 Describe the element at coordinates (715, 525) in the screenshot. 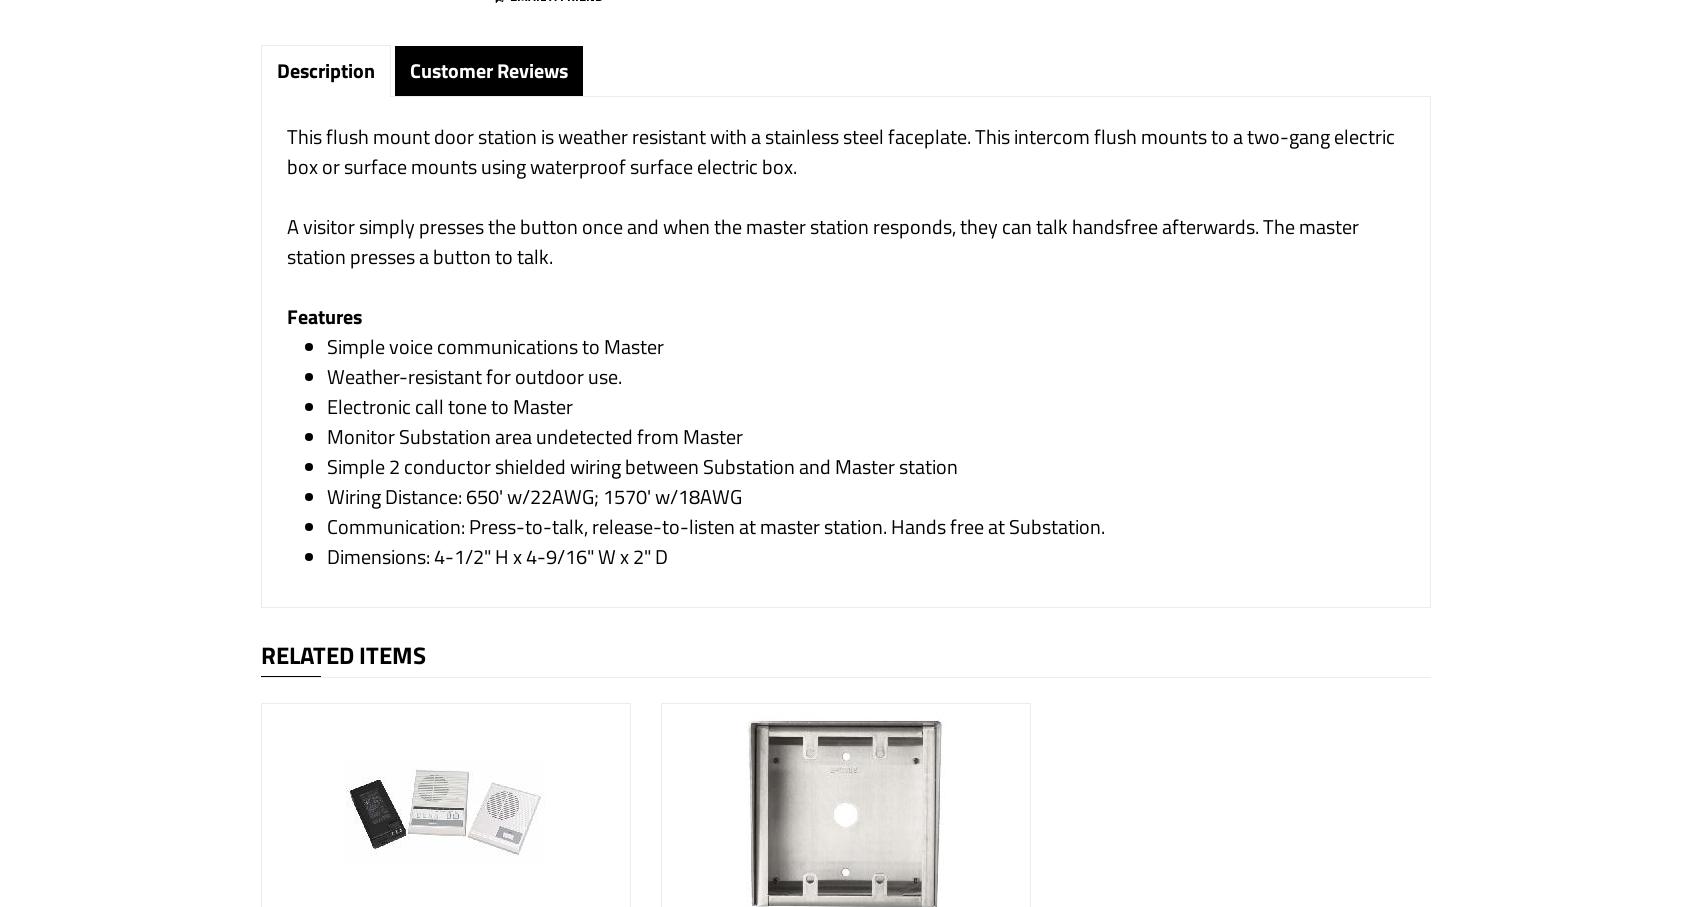

I see `'Communication: Press-to-talk, release-to-listen at master station. Hands free at Substation.'` at that location.